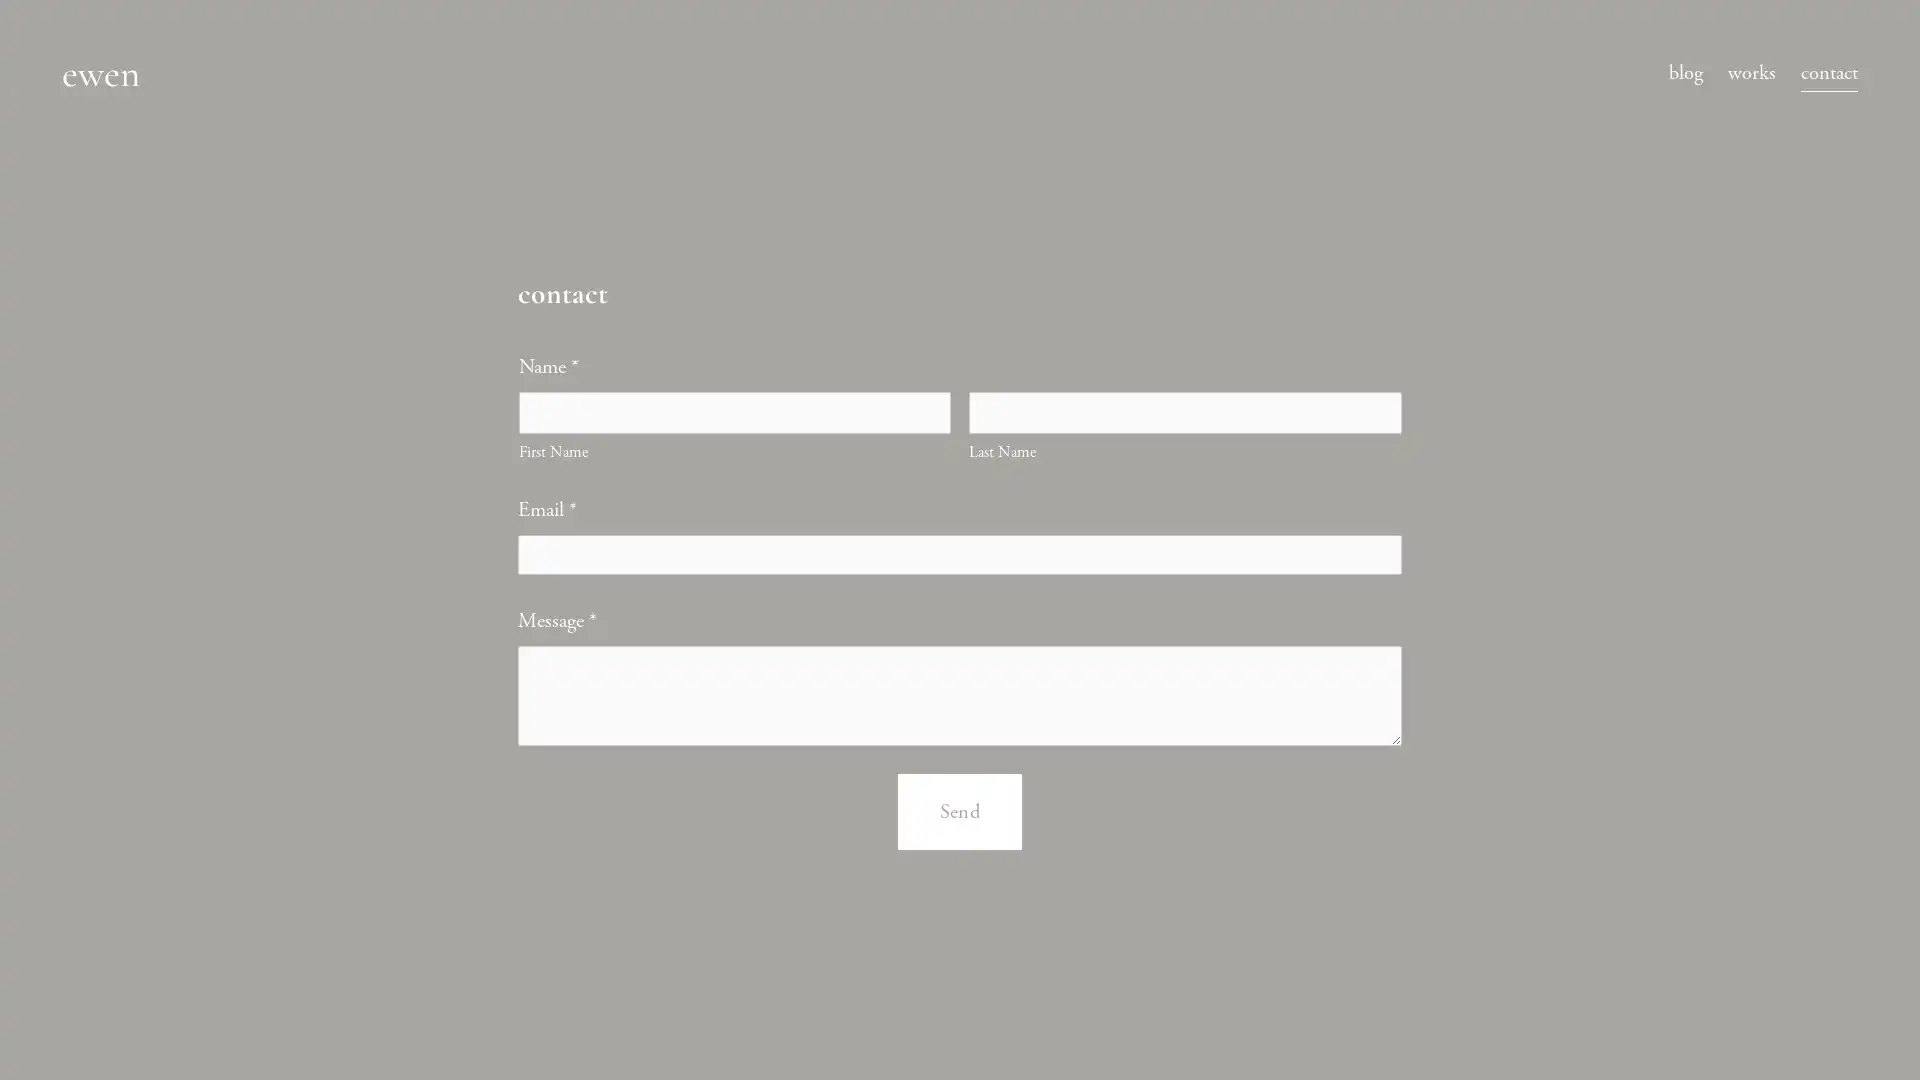 The image size is (1920, 1080). What do you see at coordinates (958, 833) in the screenshot?
I see `Send` at bounding box center [958, 833].